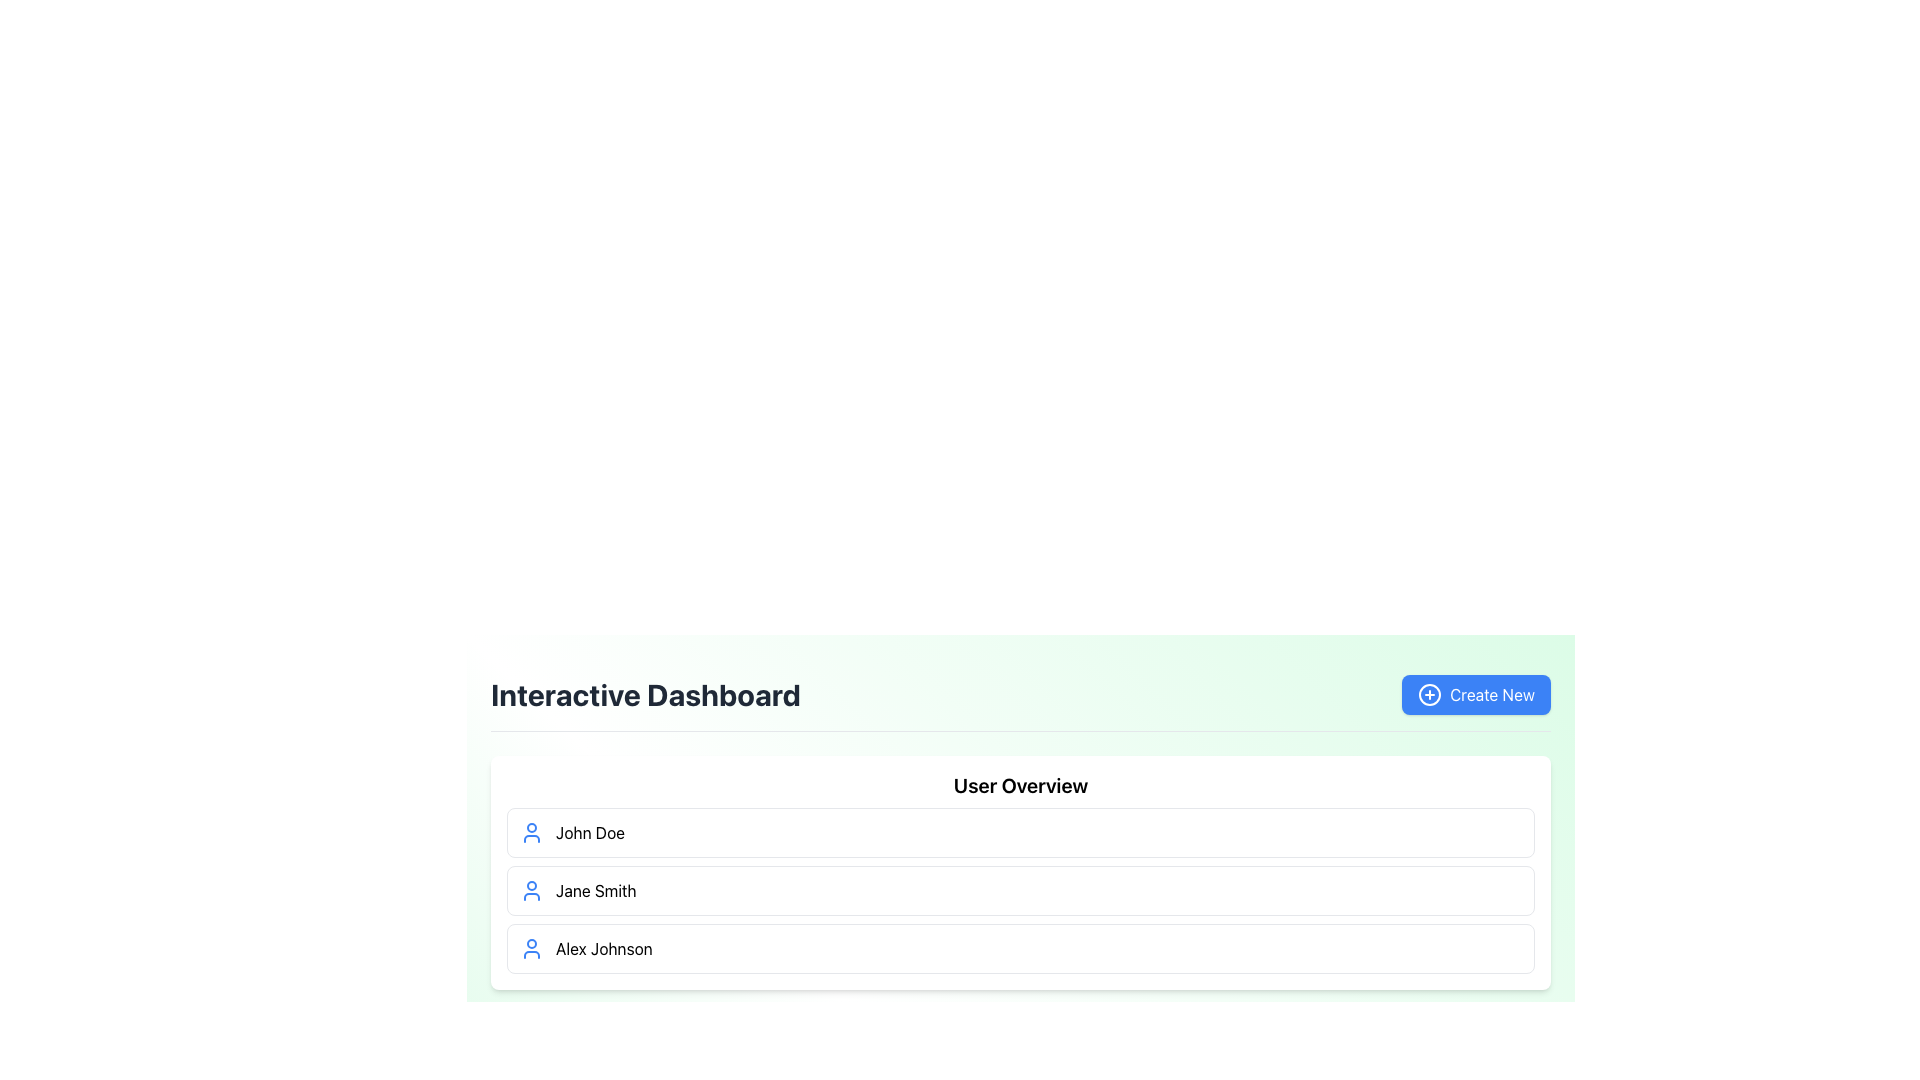 Image resolution: width=1920 pixels, height=1080 pixels. What do you see at coordinates (1021, 947) in the screenshot?
I see `the list item component representing the user entry for 'Alex Johnson' to trigger style changes` at bounding box center [1021, 947].